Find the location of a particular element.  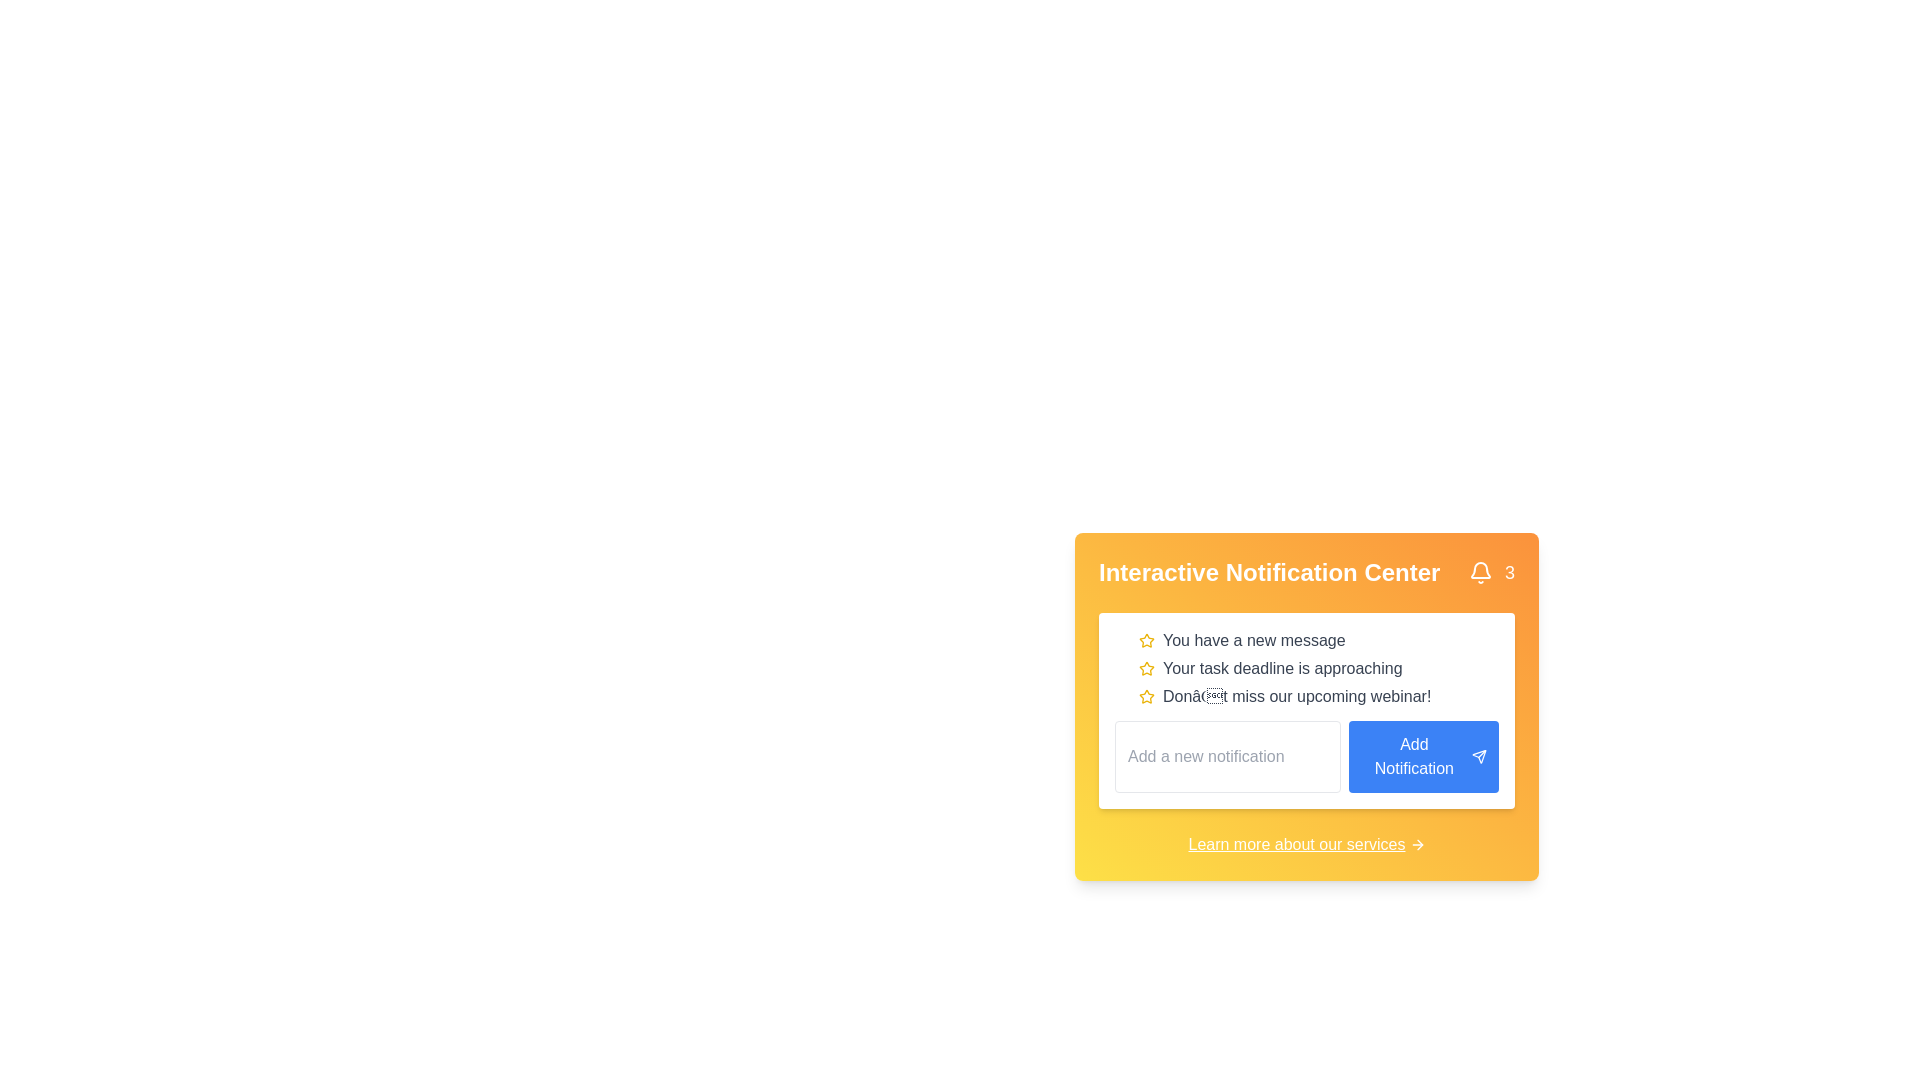

bold, white-colored text 'Interactive Notification Center' displayed in the header section of the notification panel is located at coordinates (1268, 573).